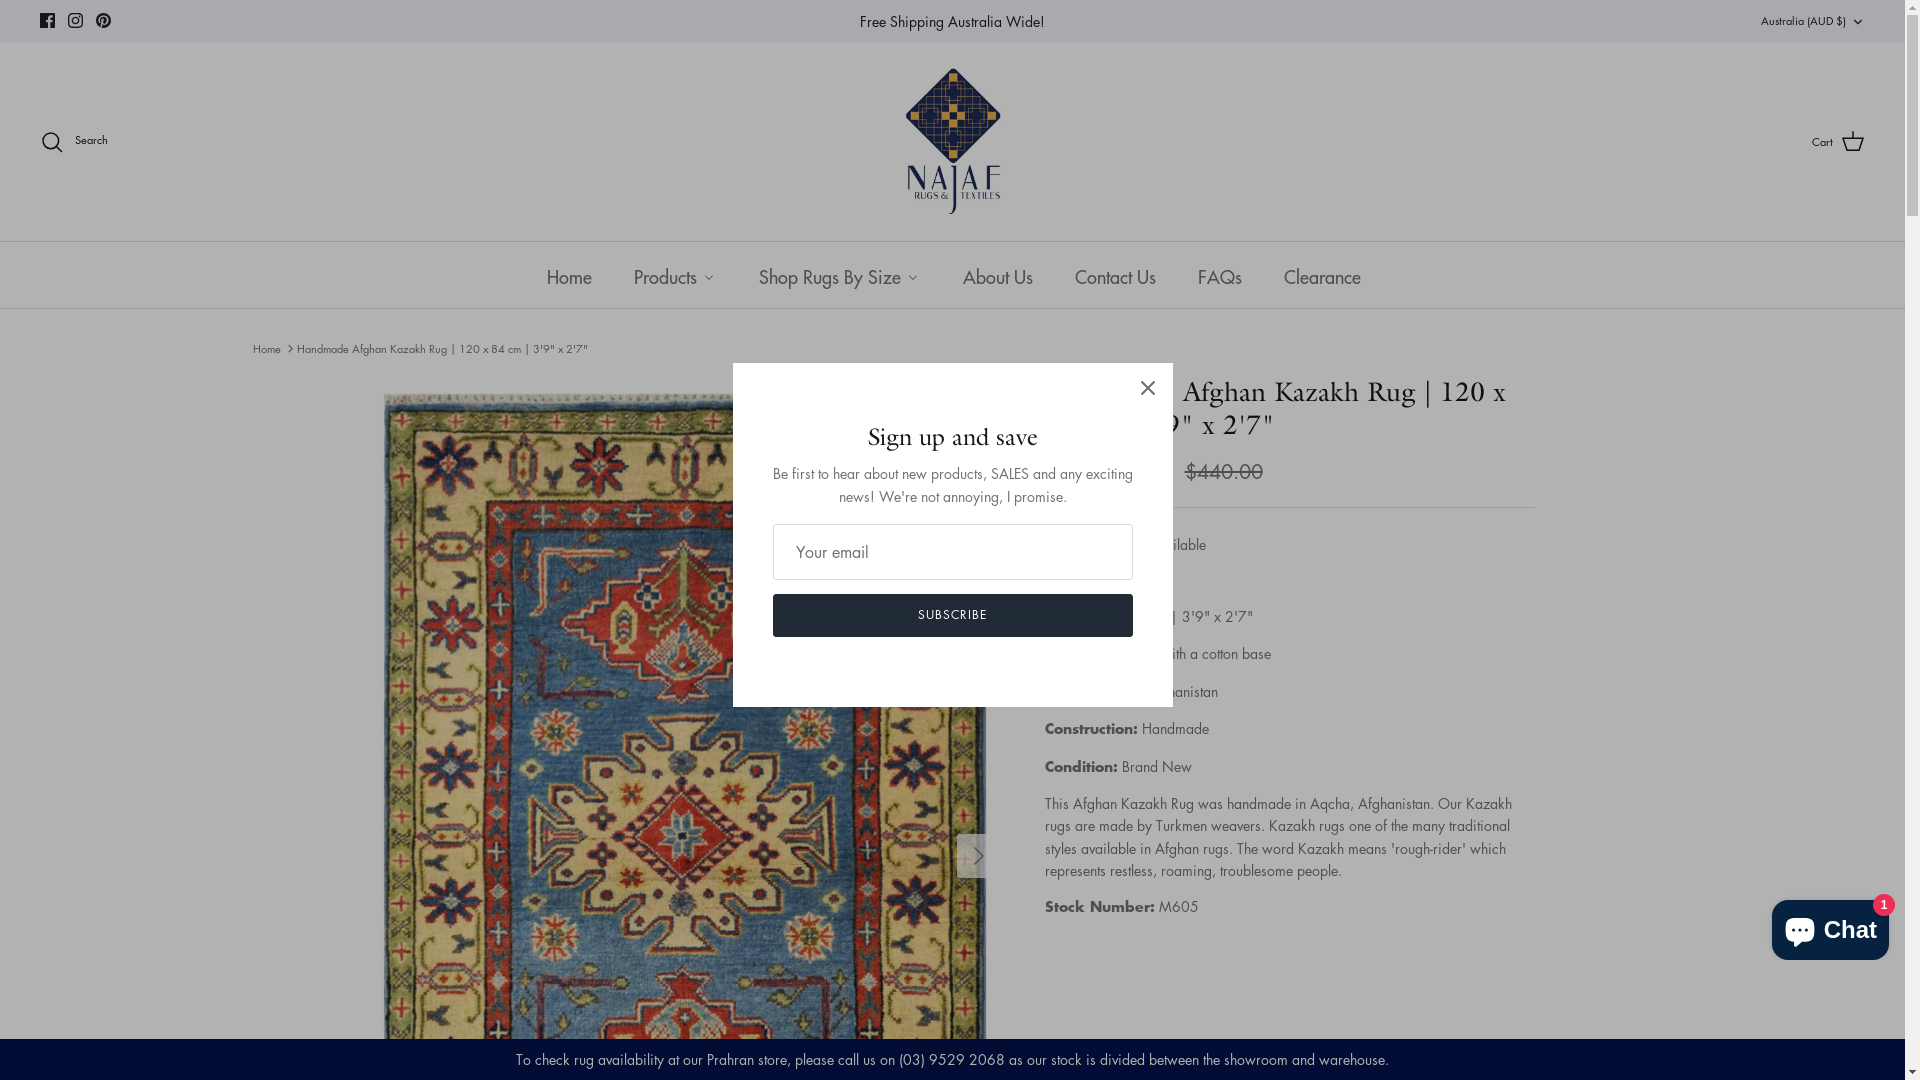 The image size is (1920, 1080). What do you see at coordinates (996, 274) in the screenshot?
I see `'About Us'` at bounding box center [996, 274].